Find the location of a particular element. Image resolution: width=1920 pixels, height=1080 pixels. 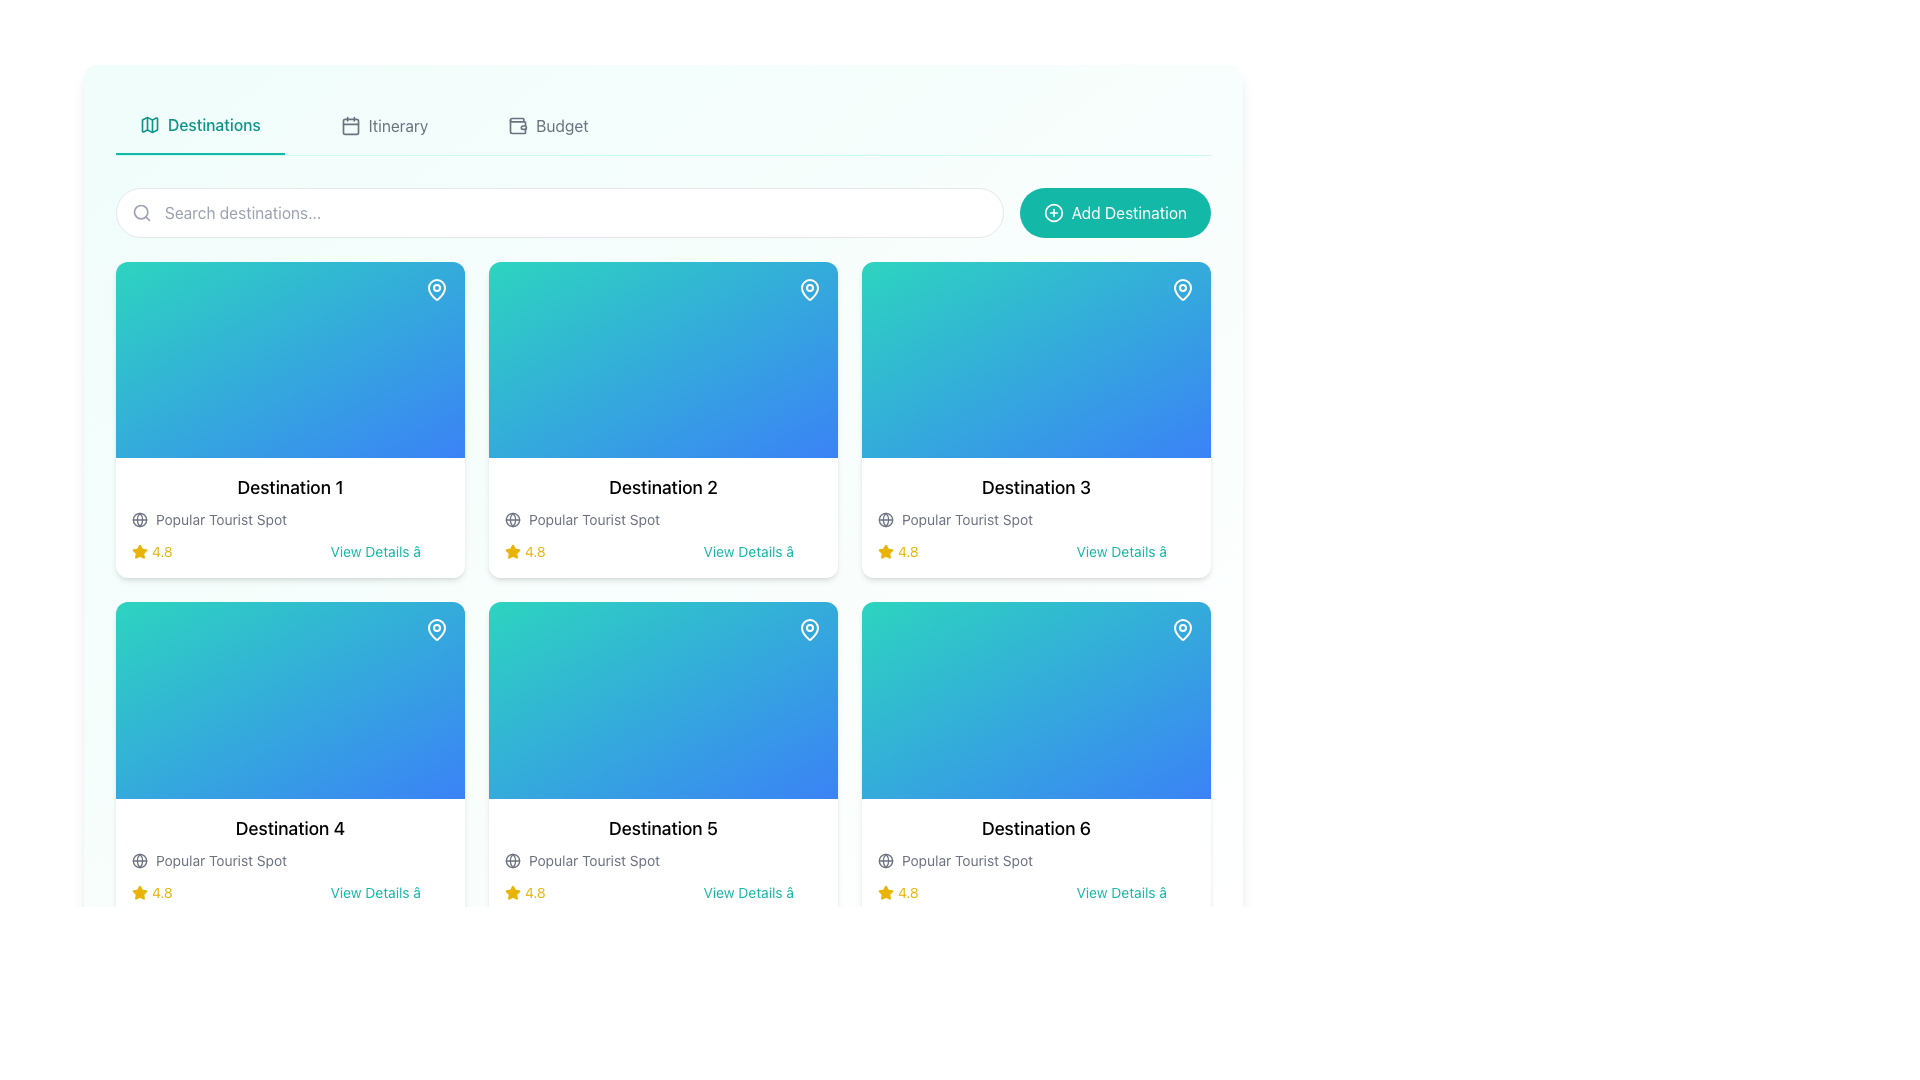

the rating label located at the bottom-left corner of the 'Destination 3' card, adjacent to the star icon and to the left of the 'View Details →' text link is located at coordinates (897, 552).